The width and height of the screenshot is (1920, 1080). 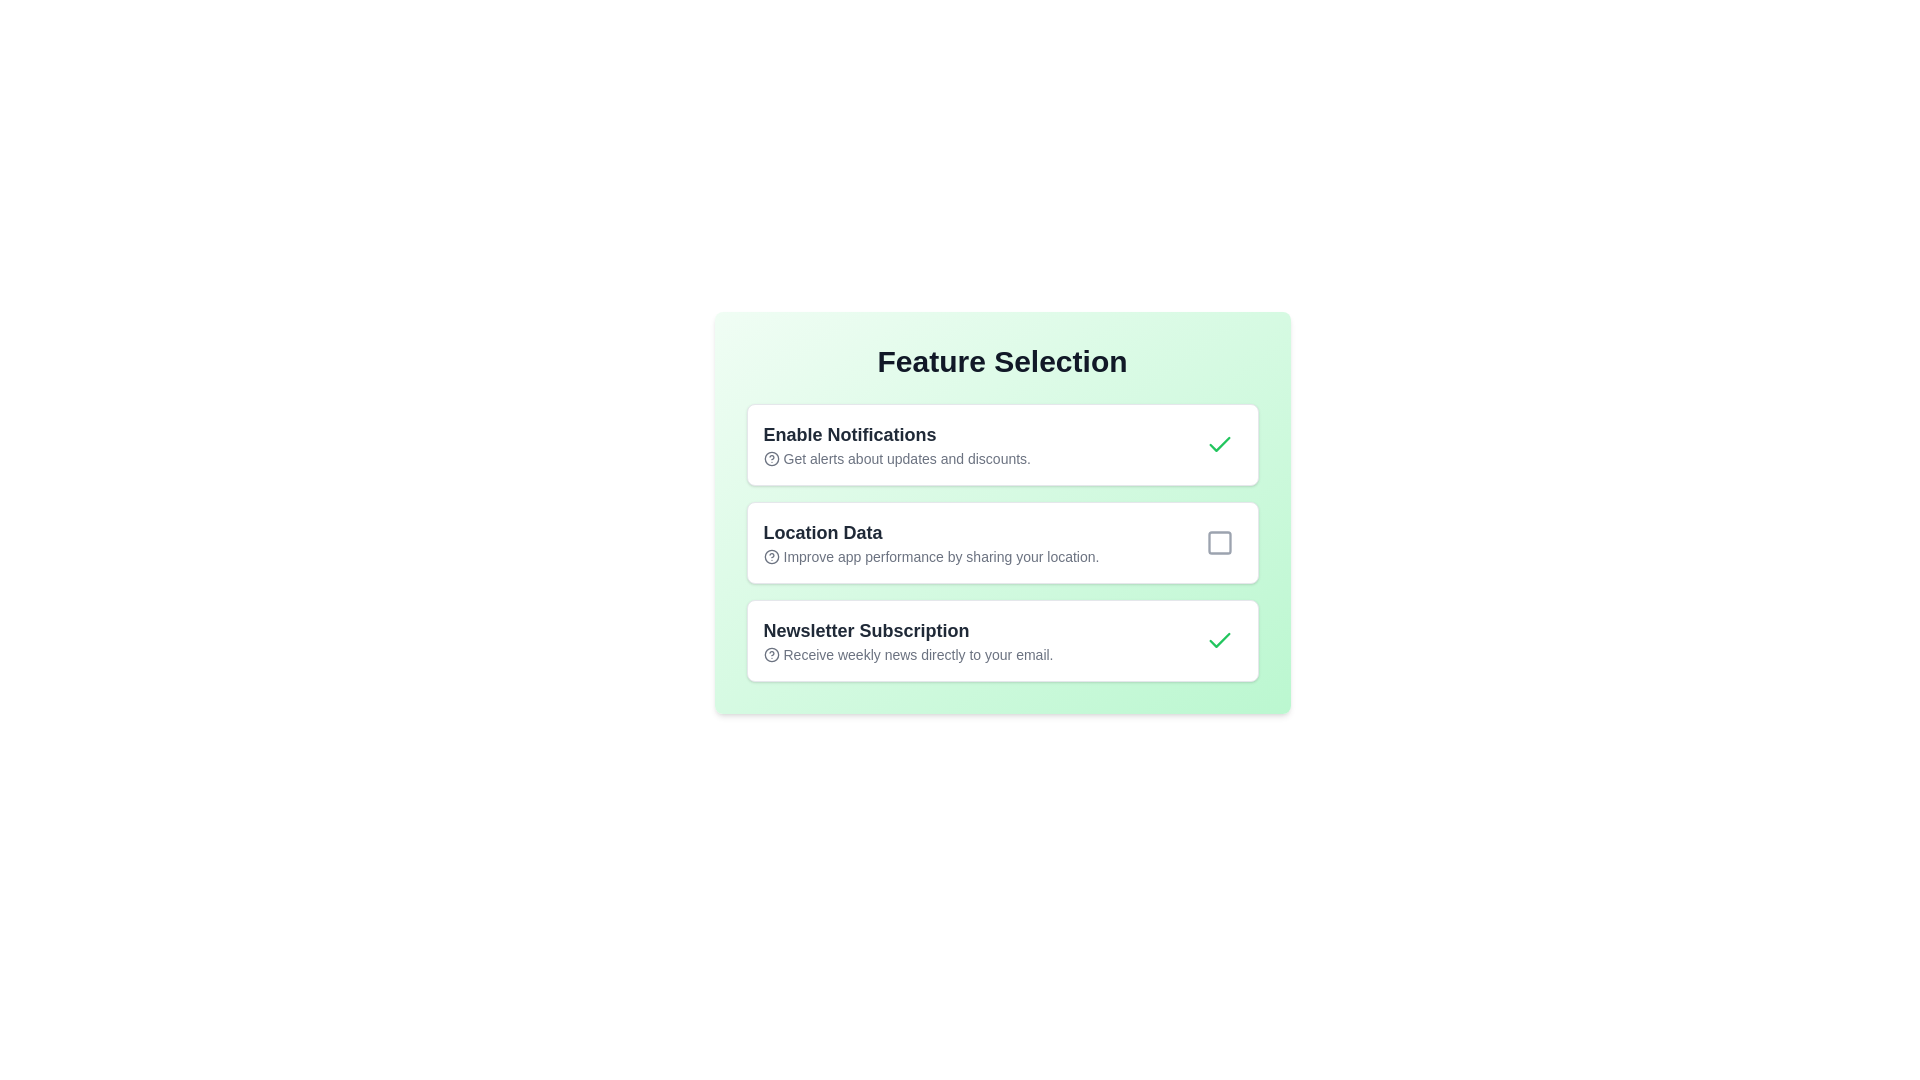 I want to click on the green checkmark button located on the right side of the 'Newsletter Subscription' row, so click(x=1218, y=640).